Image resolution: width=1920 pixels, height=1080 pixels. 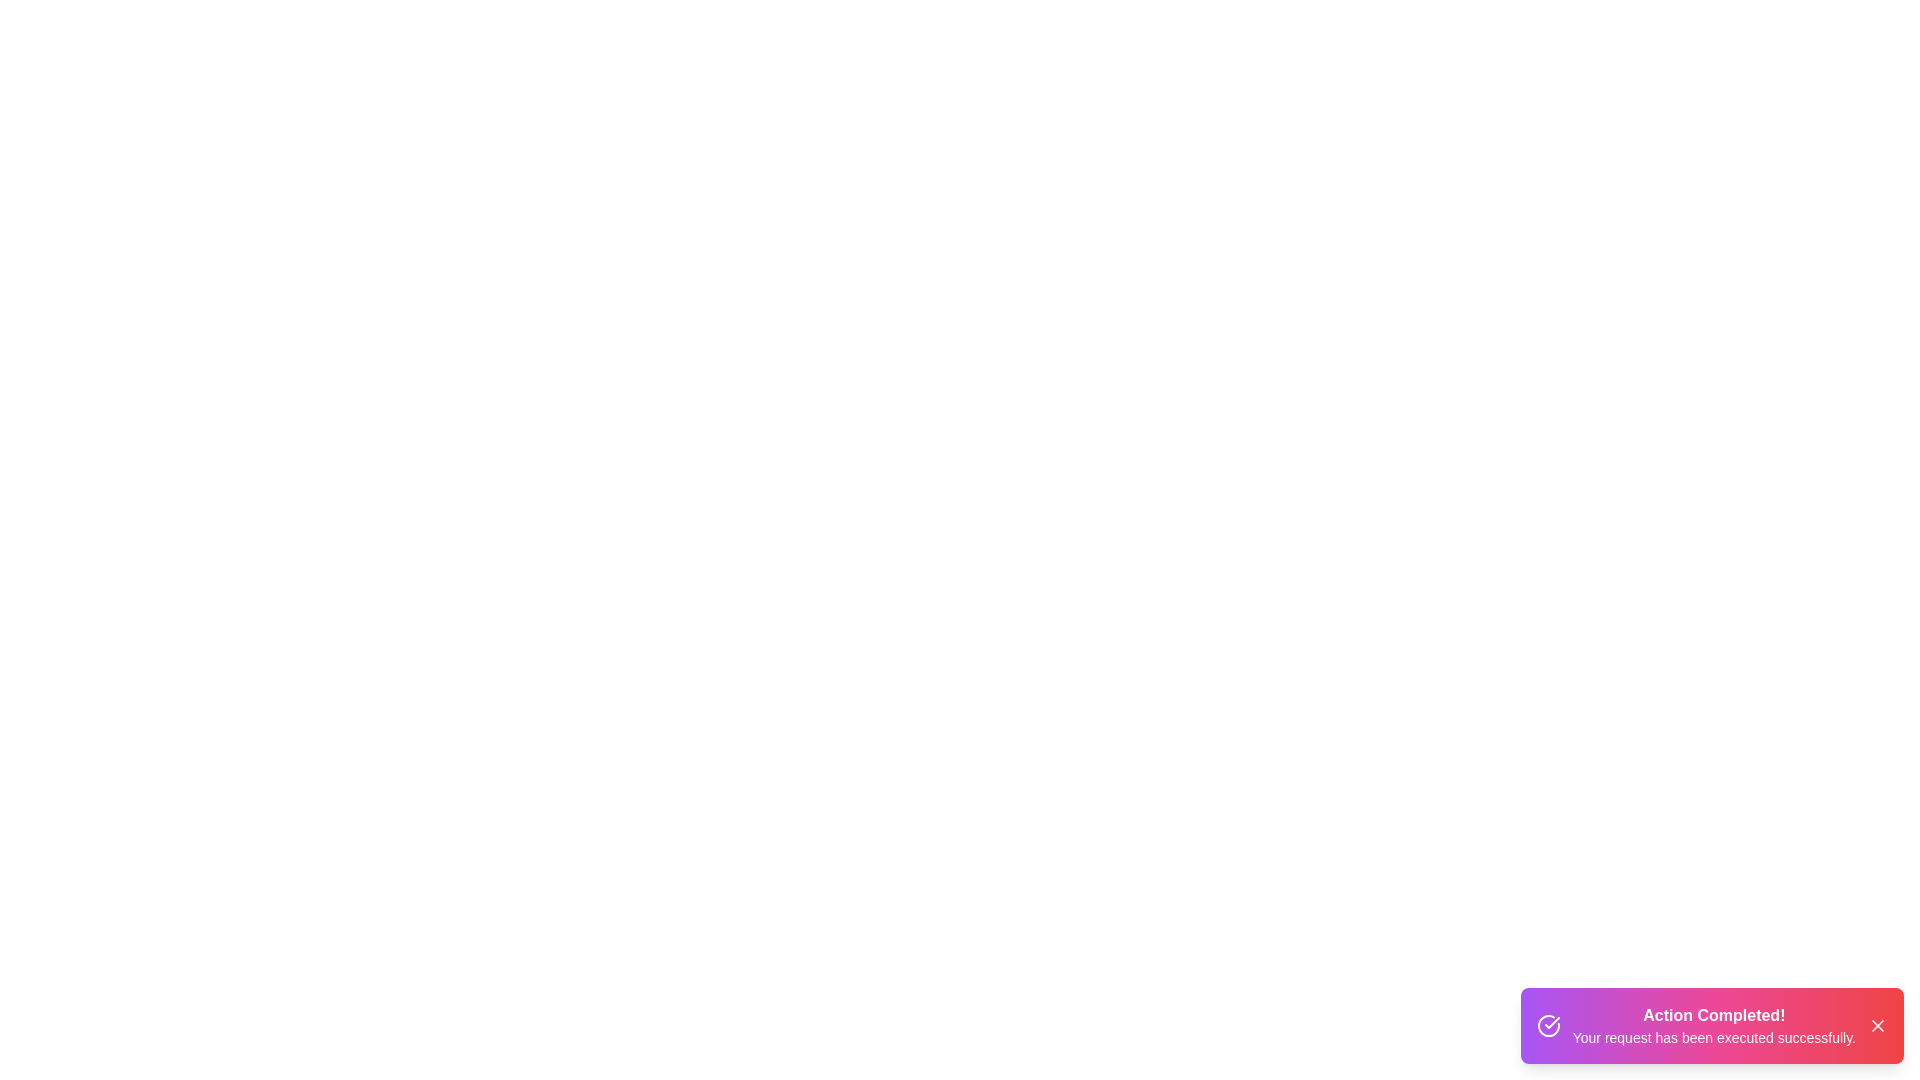 I want to click on the dismiss button styled as a white 'X' on a red background located at the far right side of the notification card to identify its functionality, so click(x=1876, y=1026).